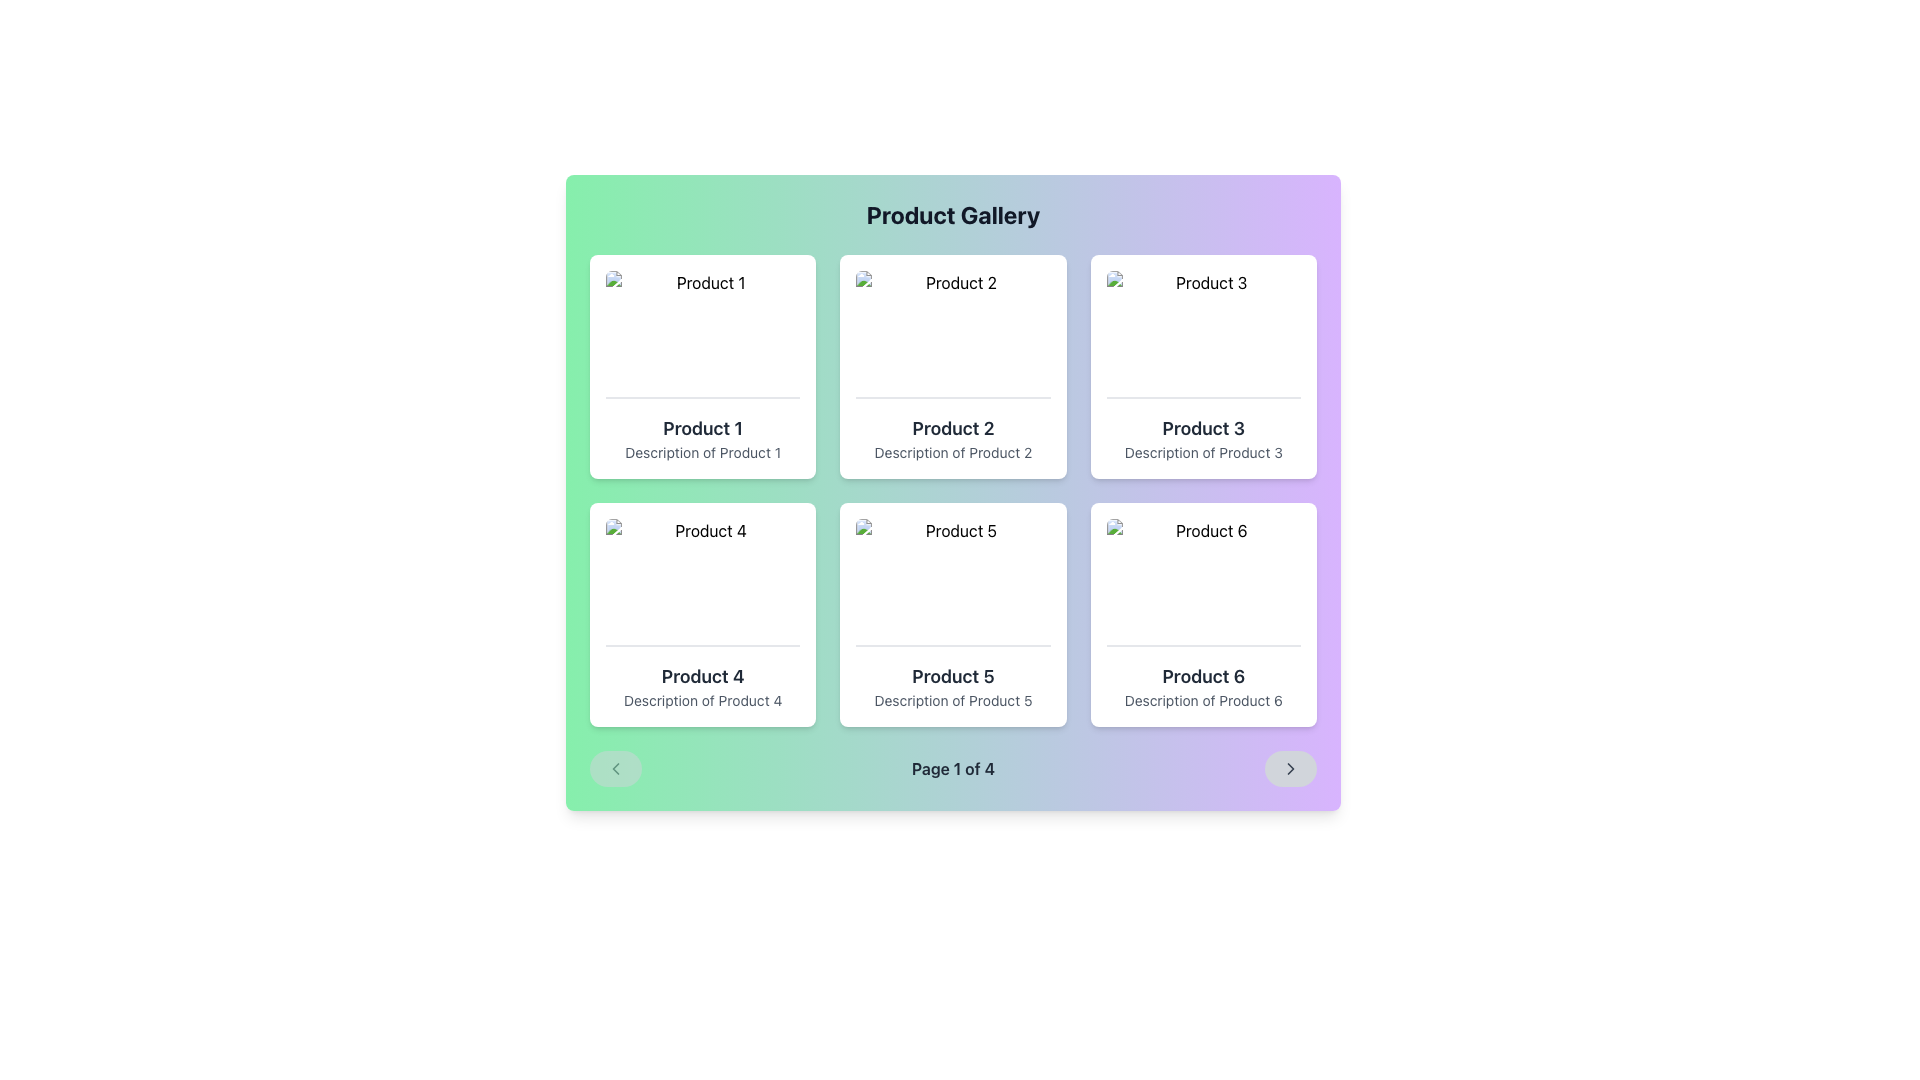  What do you see at coordinates (703, 676) in the screenshot?
I see `the text label that provides the title for 'Product 4', located in the second column and first row of the card grid` at bounding box center [703, 676].